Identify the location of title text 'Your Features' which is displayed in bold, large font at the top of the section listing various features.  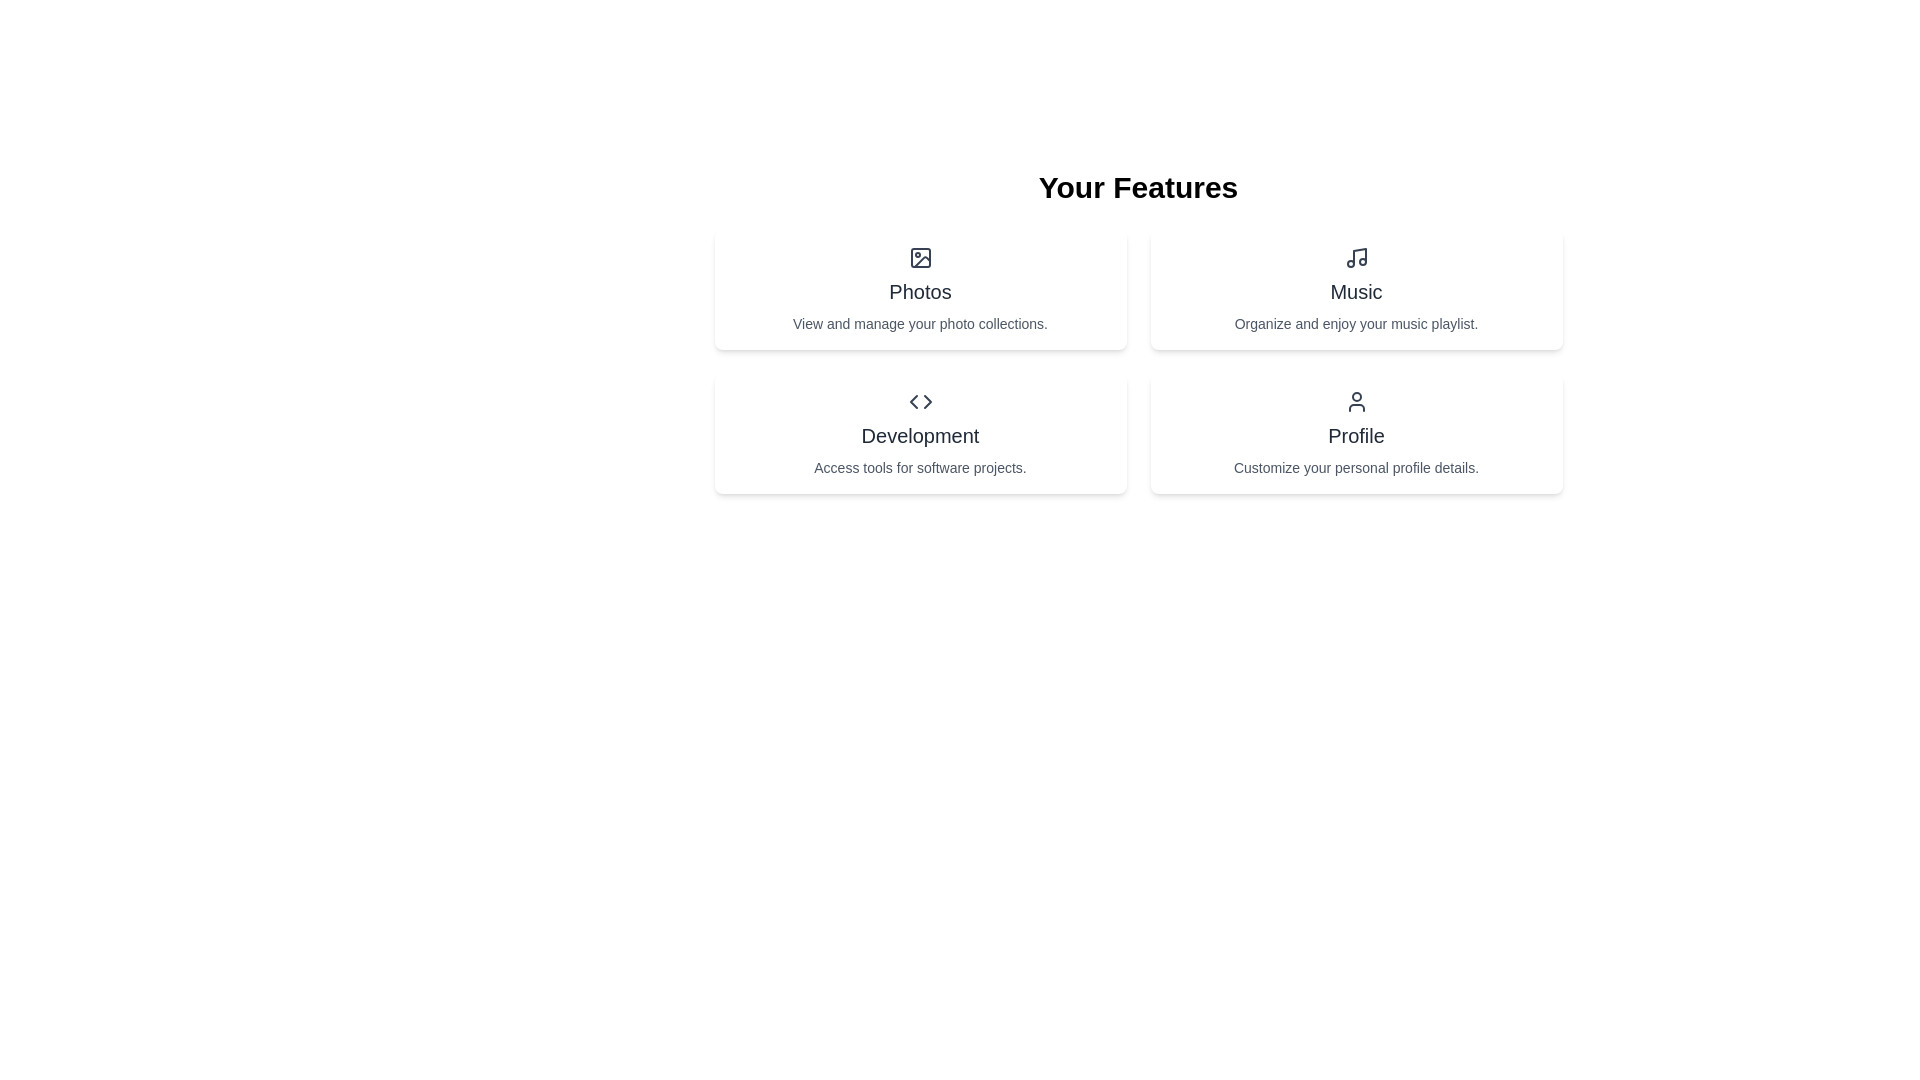
(1138, 188).